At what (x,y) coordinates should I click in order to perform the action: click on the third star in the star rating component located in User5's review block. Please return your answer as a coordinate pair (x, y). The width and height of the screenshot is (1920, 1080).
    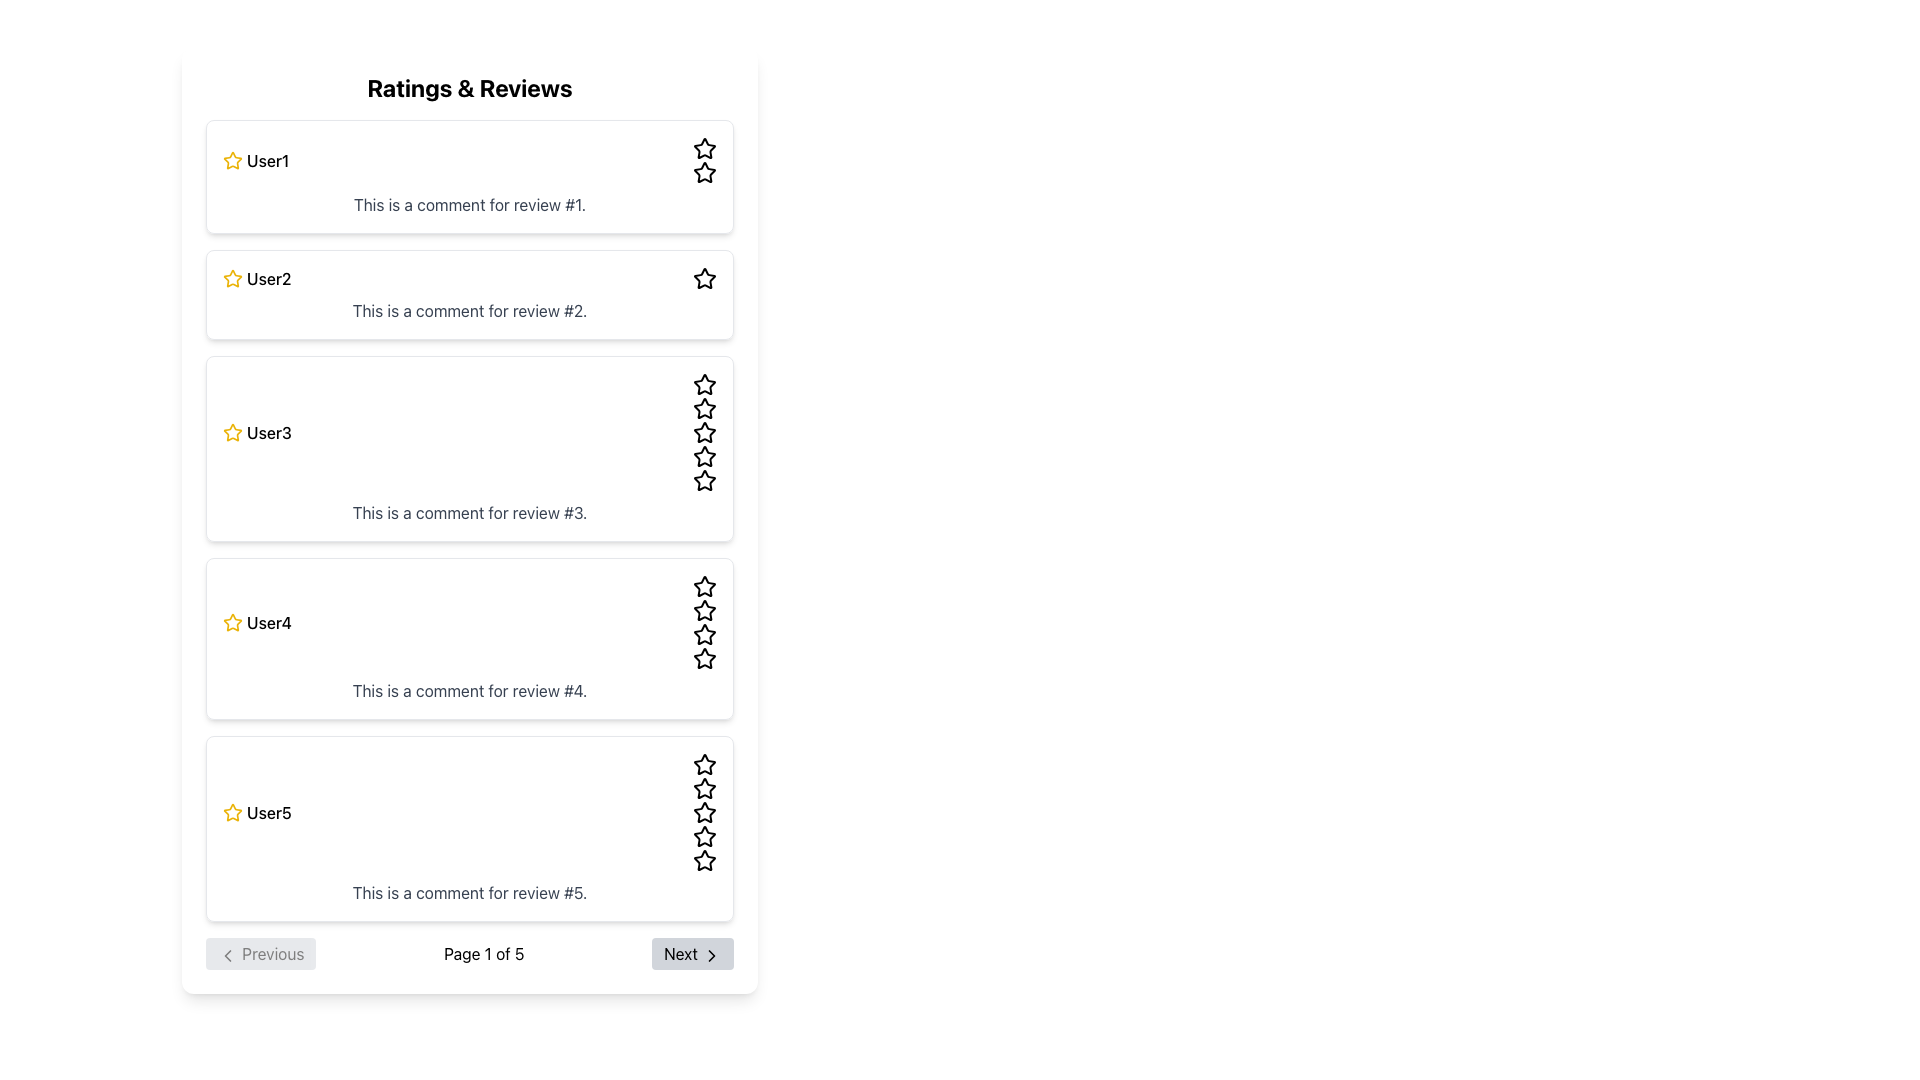
    Looking at the image, I should click on (705, 812).